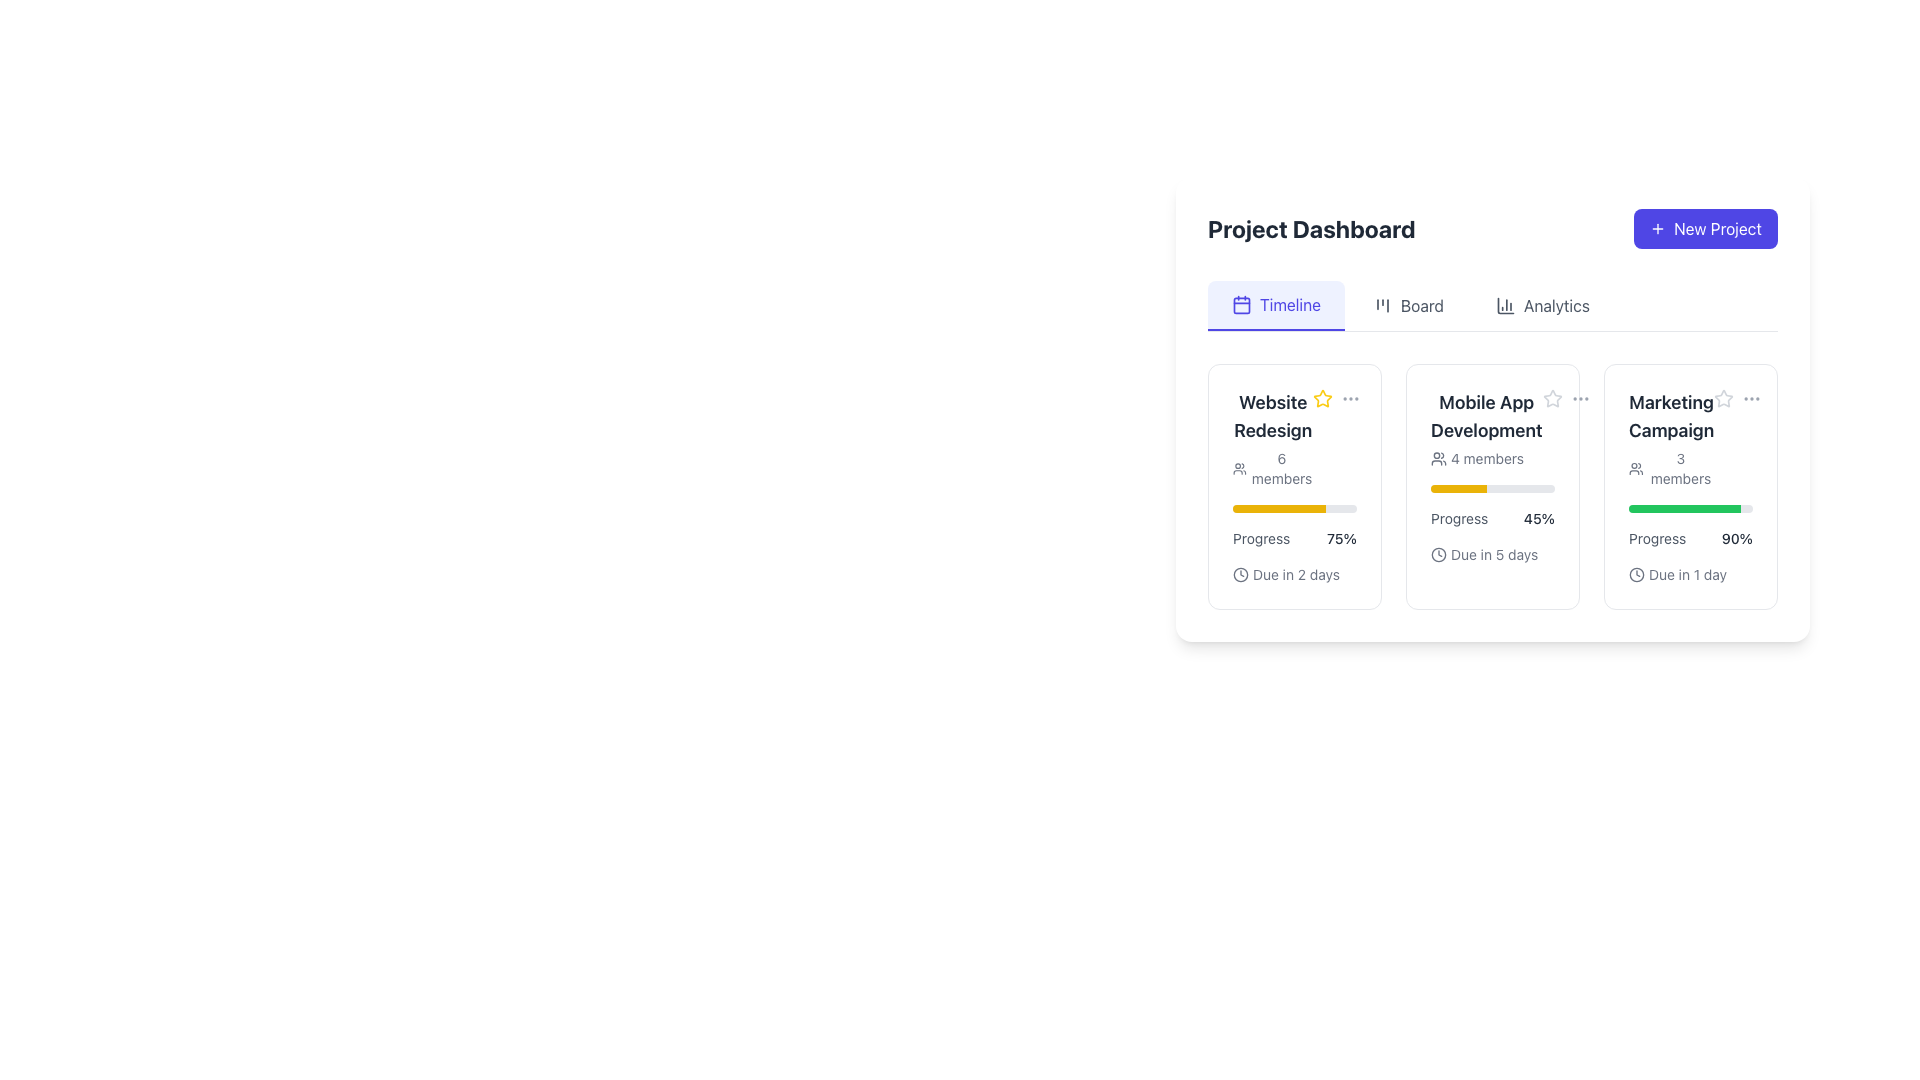 The height and width of the screenshot is (1080, 1920). What do you see at coordinates (1458, 489) in the screenshot?
I see `progress value from the yellow progress bar segment within the 'Mobile App Development' card on the dashboard` at bounding box center [1458, 489].